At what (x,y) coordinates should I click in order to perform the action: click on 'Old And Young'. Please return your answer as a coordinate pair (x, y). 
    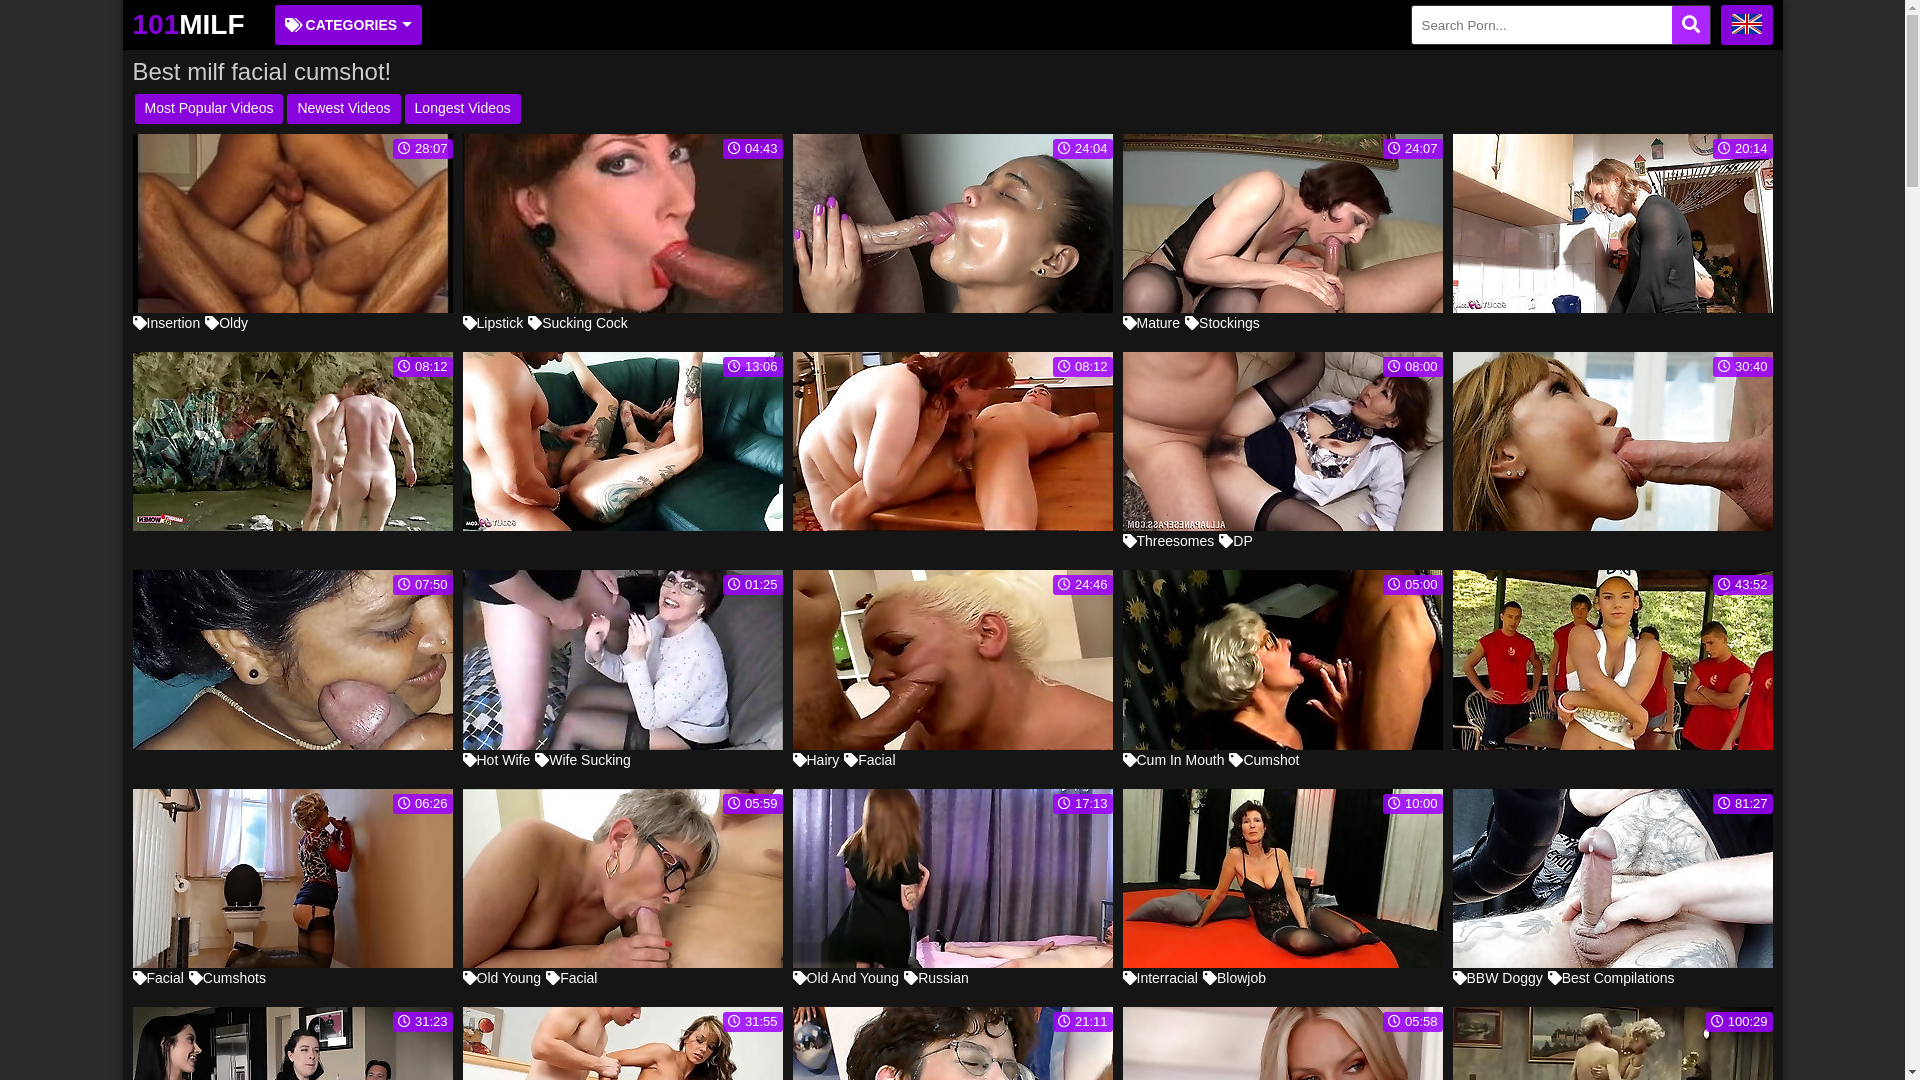
    Looking at the image, I should click on (845, 977).